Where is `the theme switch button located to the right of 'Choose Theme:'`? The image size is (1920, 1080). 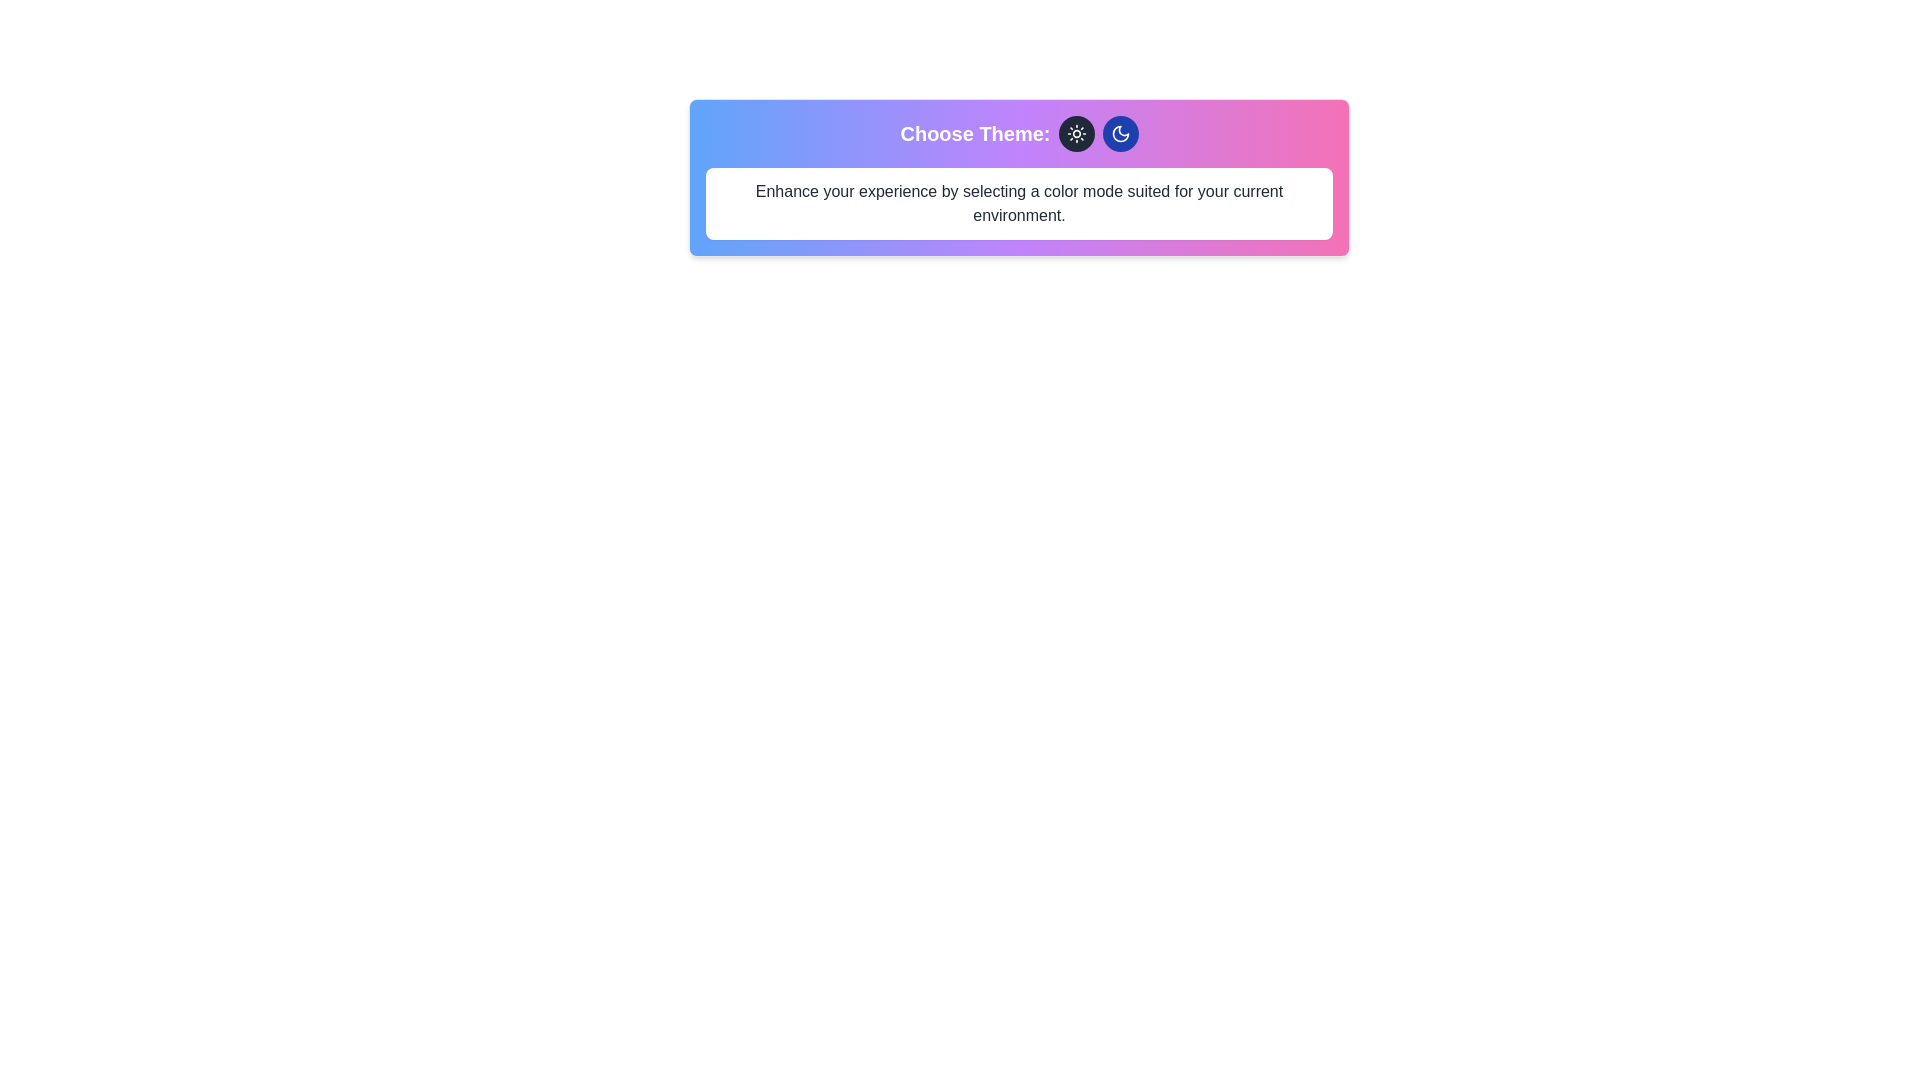 the theme switch button located to the right of 'Choose Theme:' is located at coordinates (1075, 134).